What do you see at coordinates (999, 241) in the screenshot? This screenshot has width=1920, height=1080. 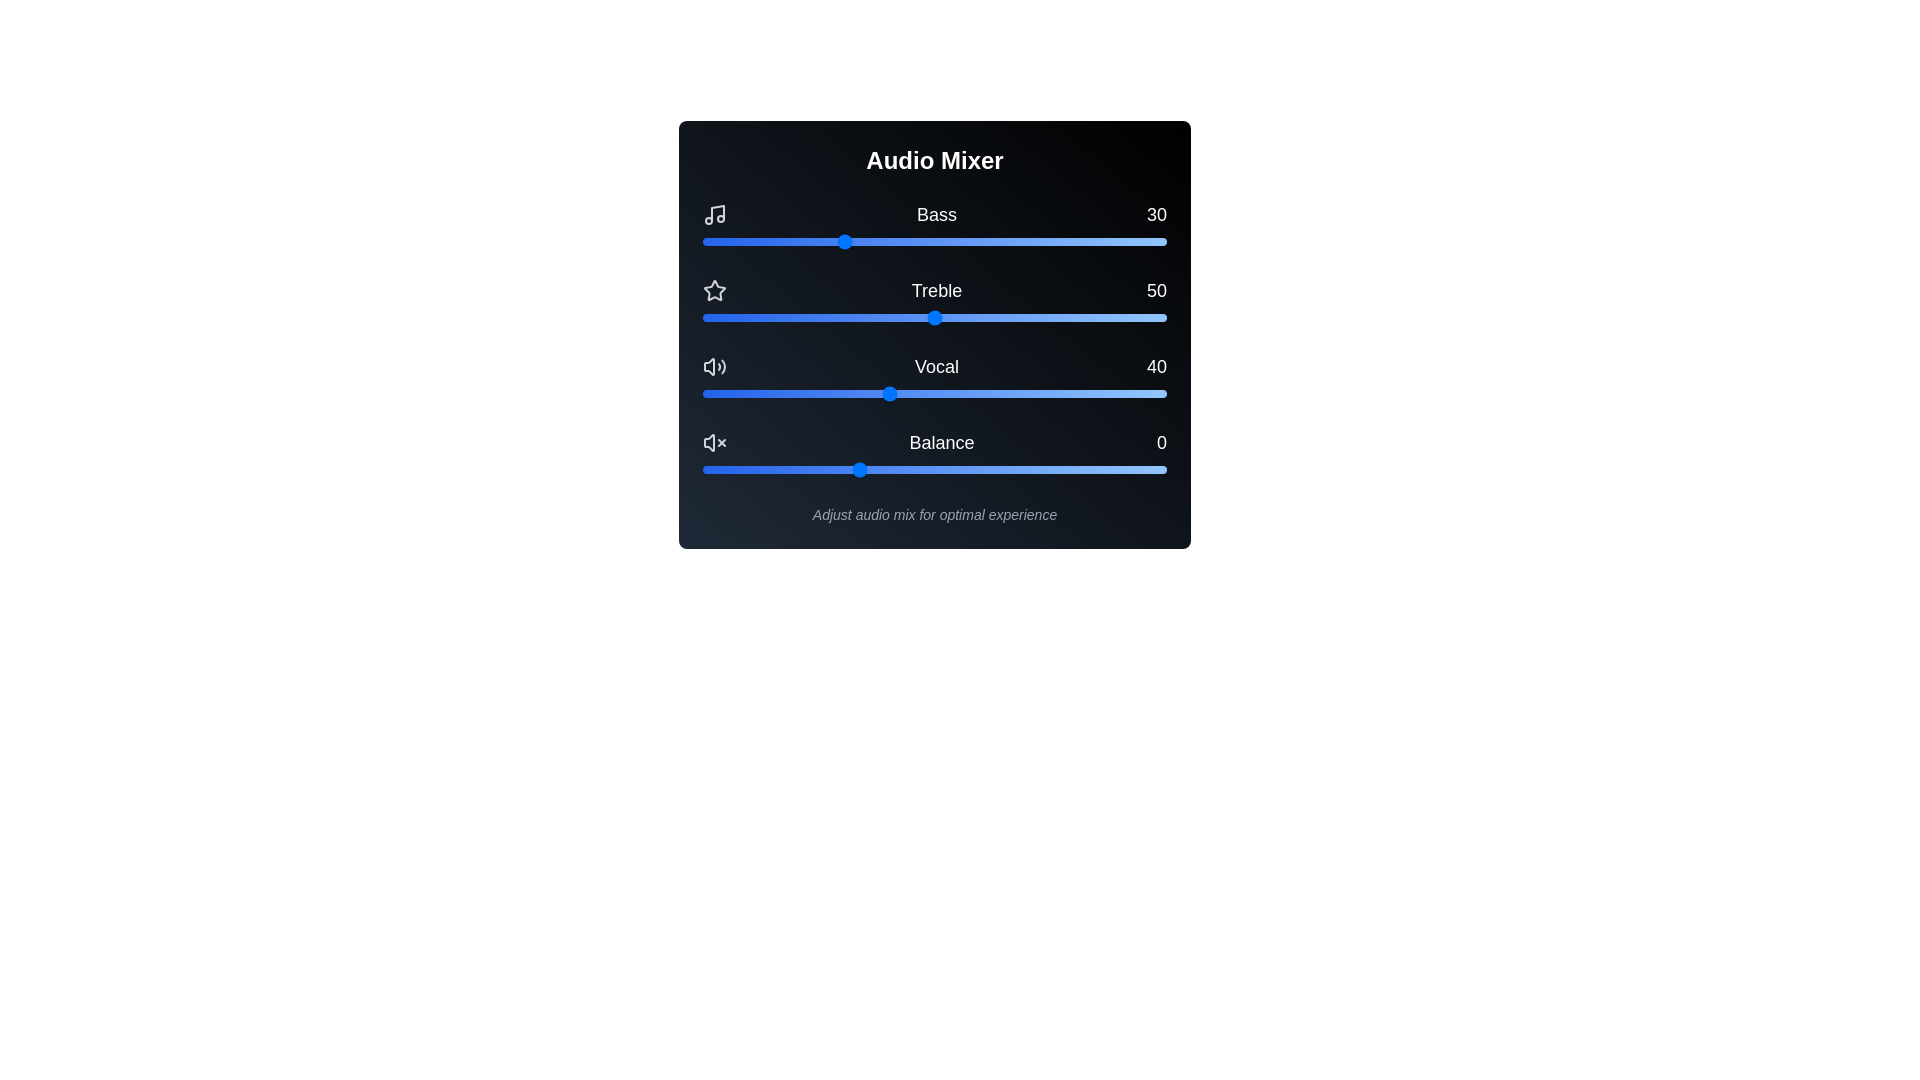 I see `the bass slider to 64 by dragging it to the desired position` at bounding box center [999, 241].